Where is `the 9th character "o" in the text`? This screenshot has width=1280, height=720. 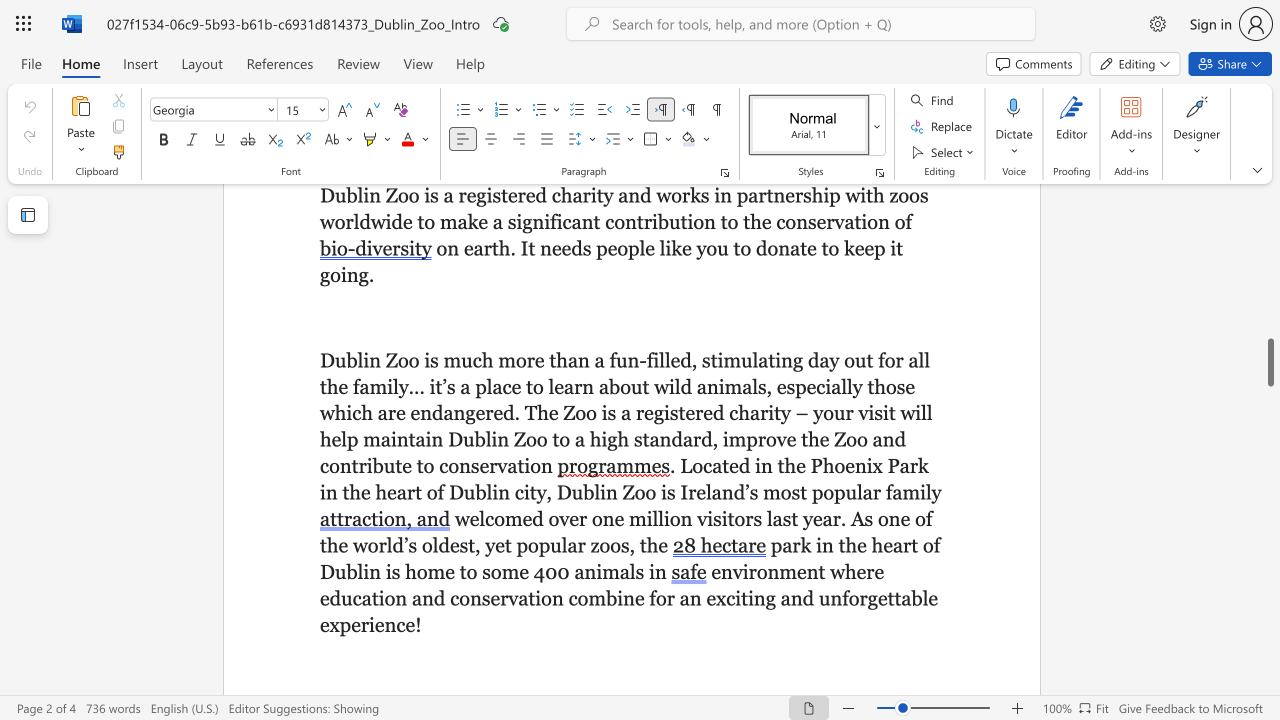 the 9th character "o" in the text is located at coordinates (452, 466).